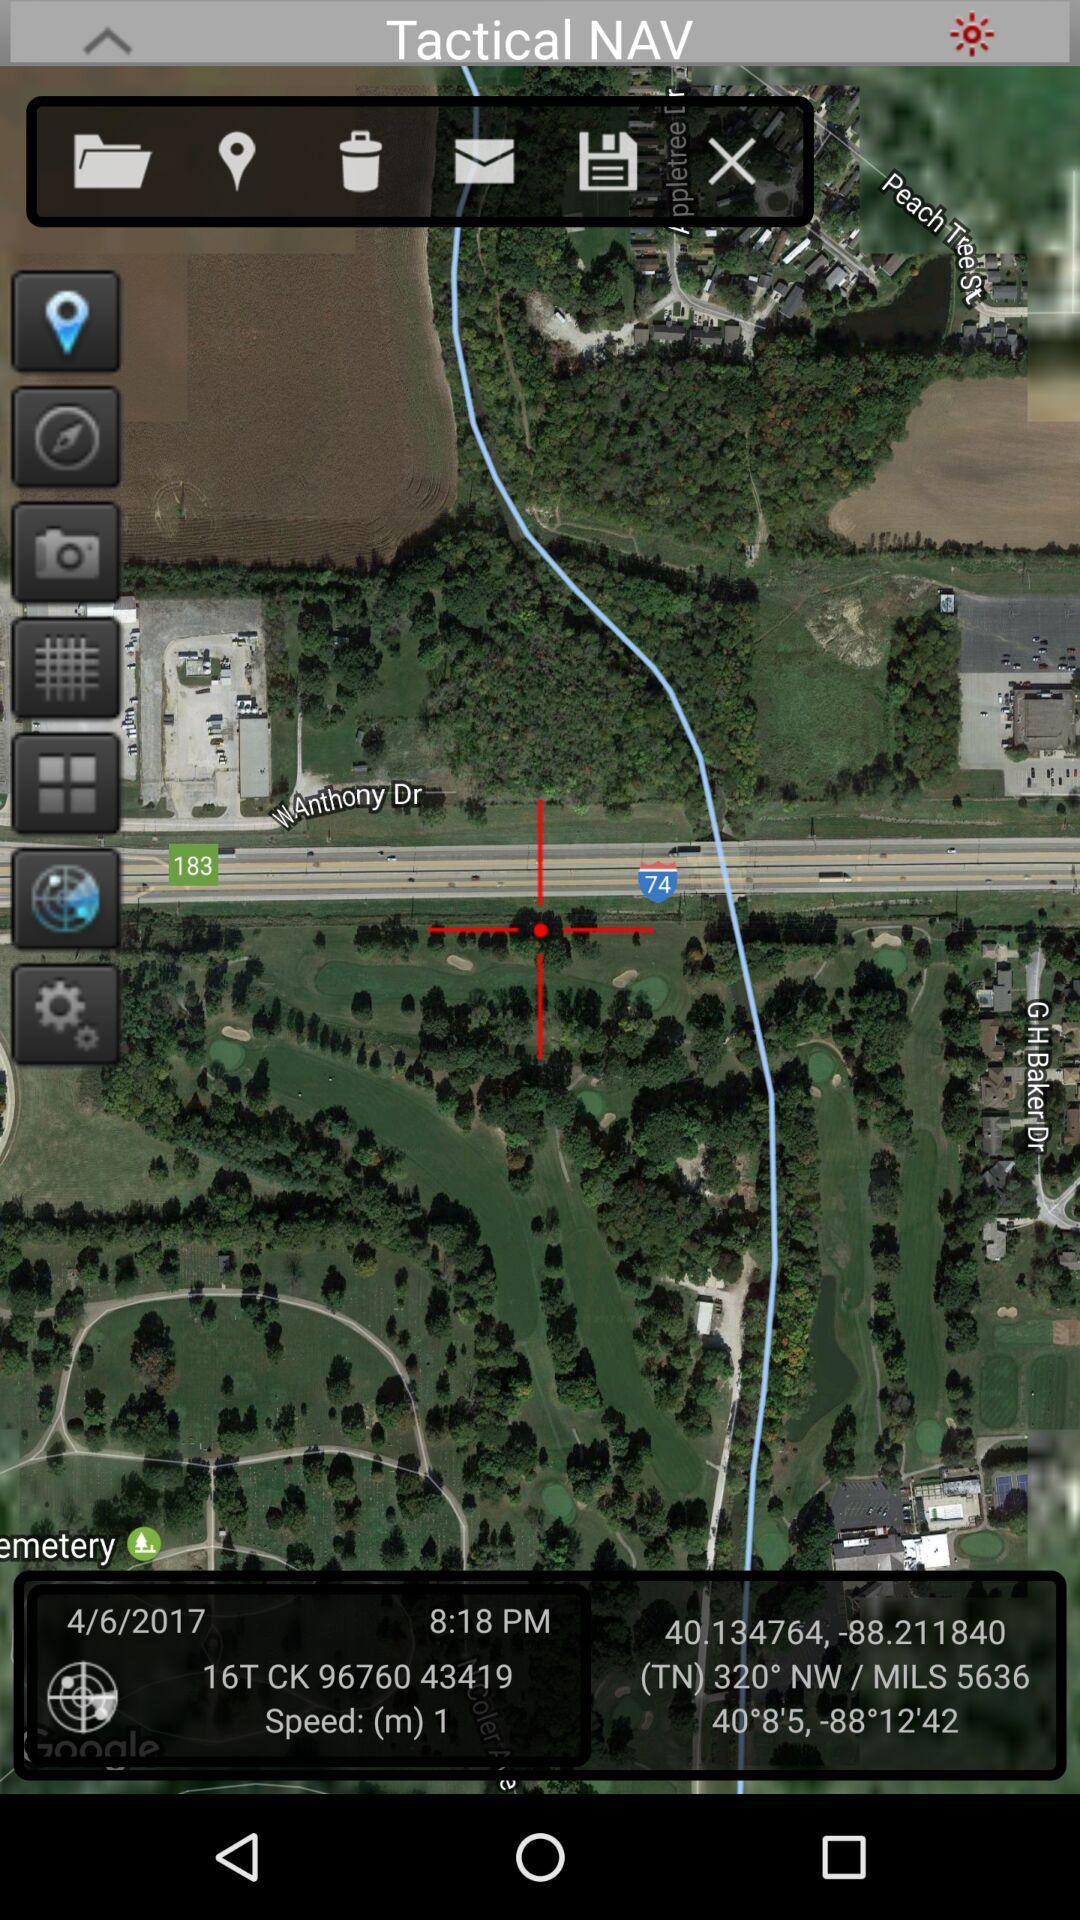 Image resolution: width=1080 pixels, height=1920 pixels. What do you see at coordinates (107, 36) in the screenshot?
I see `the font icon` at bounding box center [107, 36].